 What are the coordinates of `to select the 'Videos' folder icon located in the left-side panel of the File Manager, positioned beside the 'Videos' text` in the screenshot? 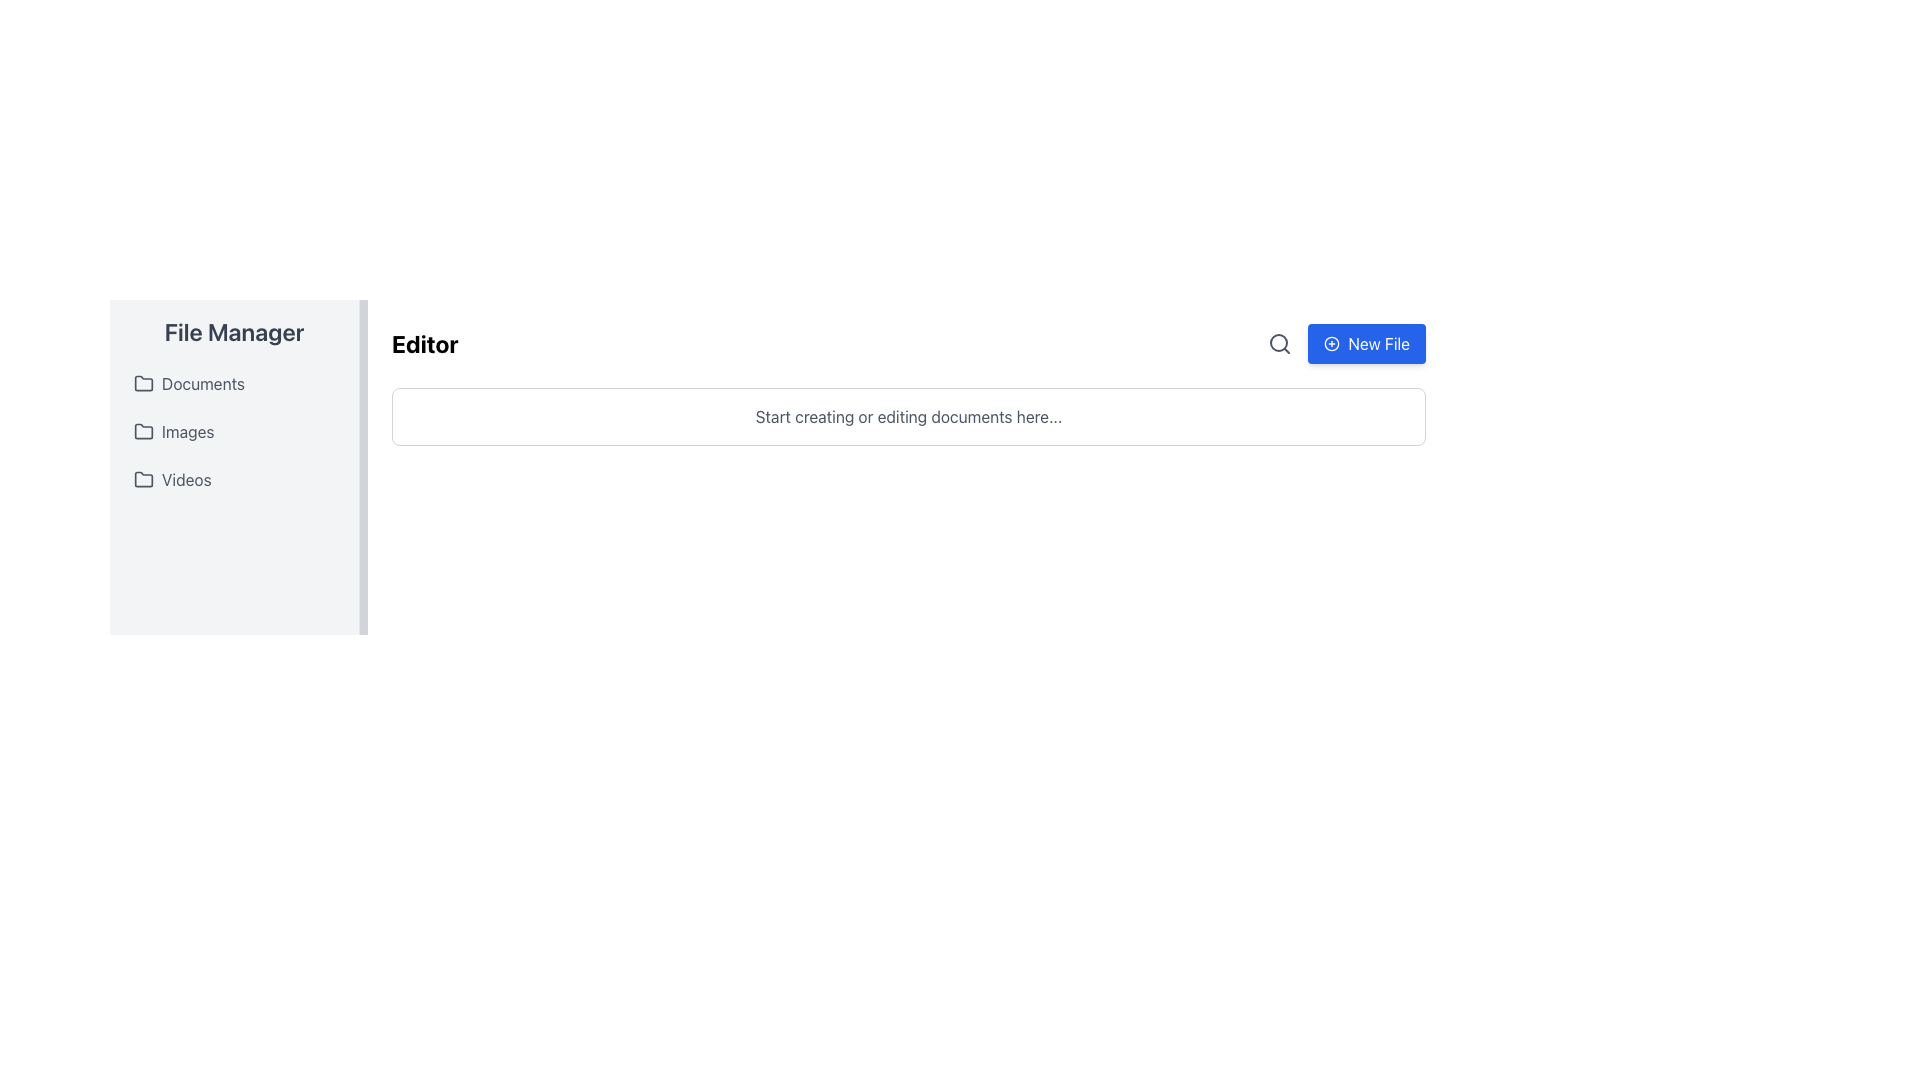 It's located at (143, 478).